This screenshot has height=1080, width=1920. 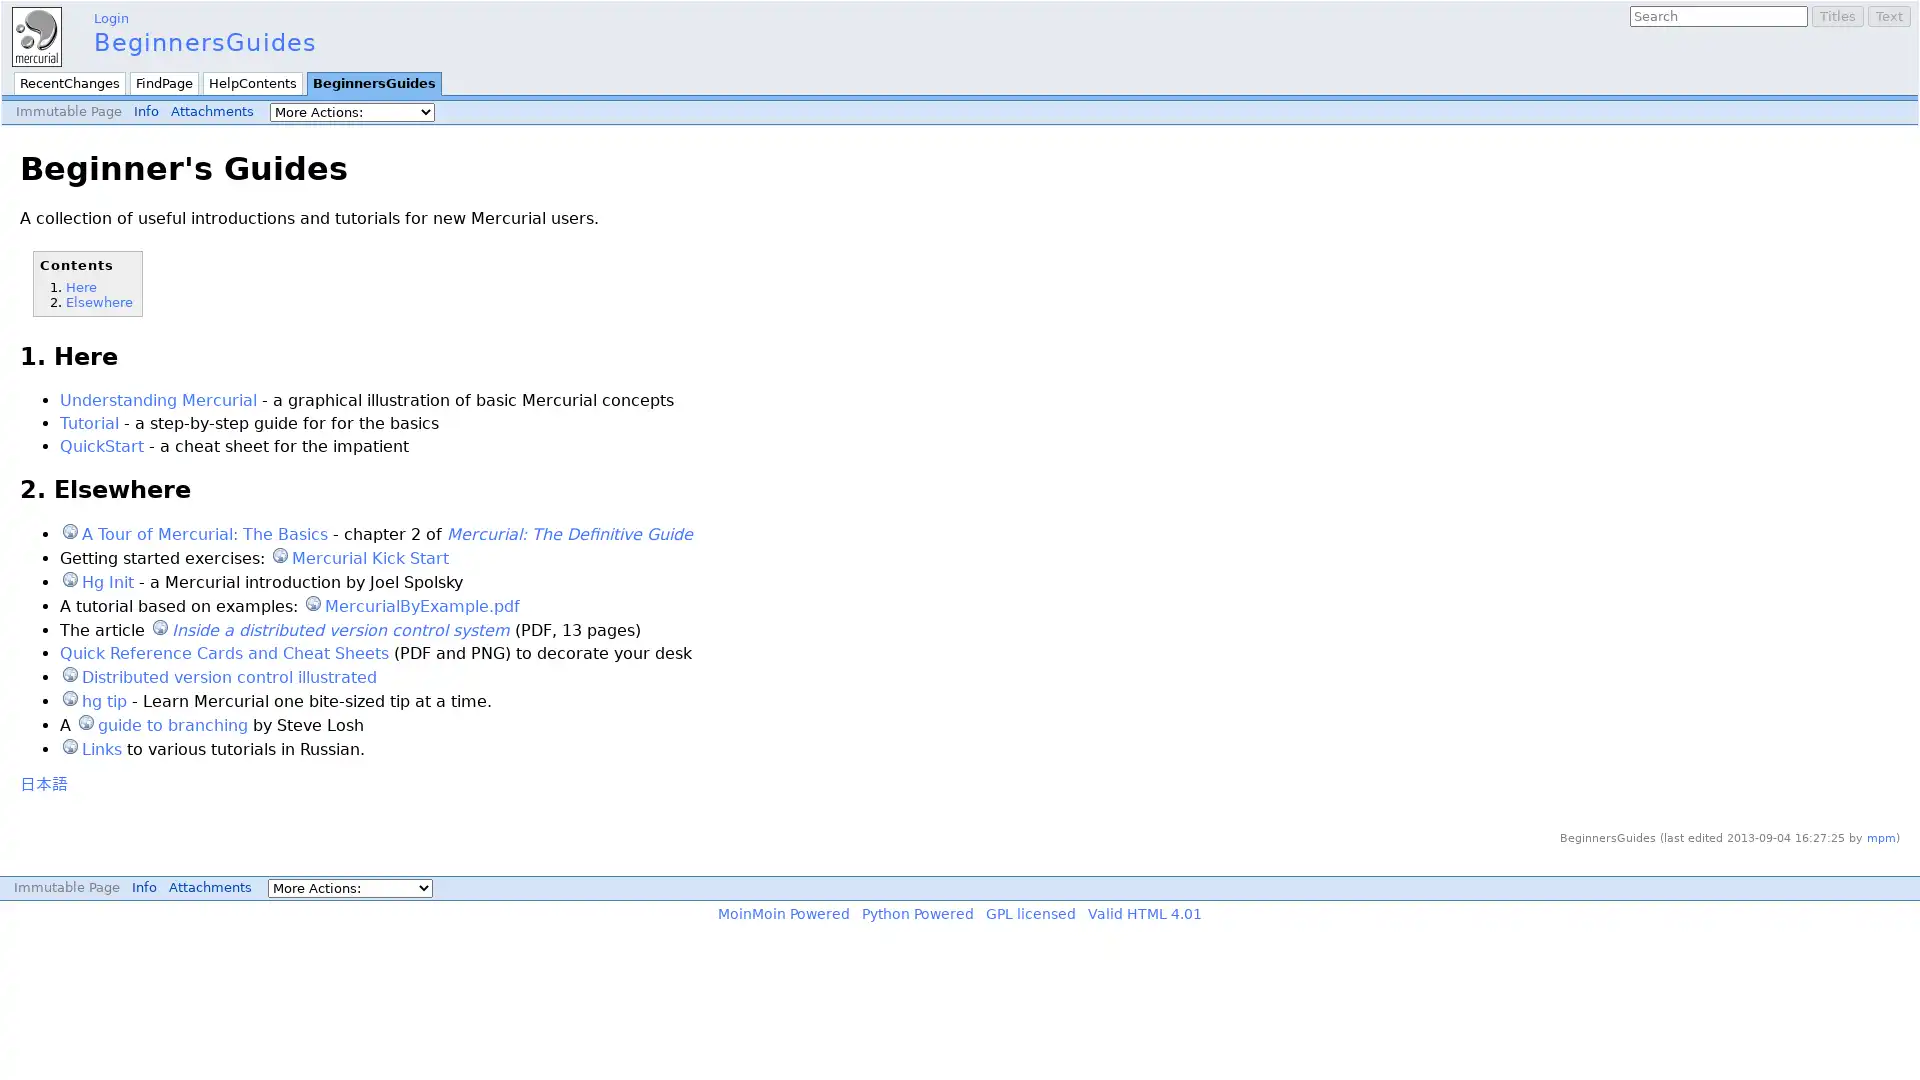 I want to click on Titles, so click(x=1838, y=16).